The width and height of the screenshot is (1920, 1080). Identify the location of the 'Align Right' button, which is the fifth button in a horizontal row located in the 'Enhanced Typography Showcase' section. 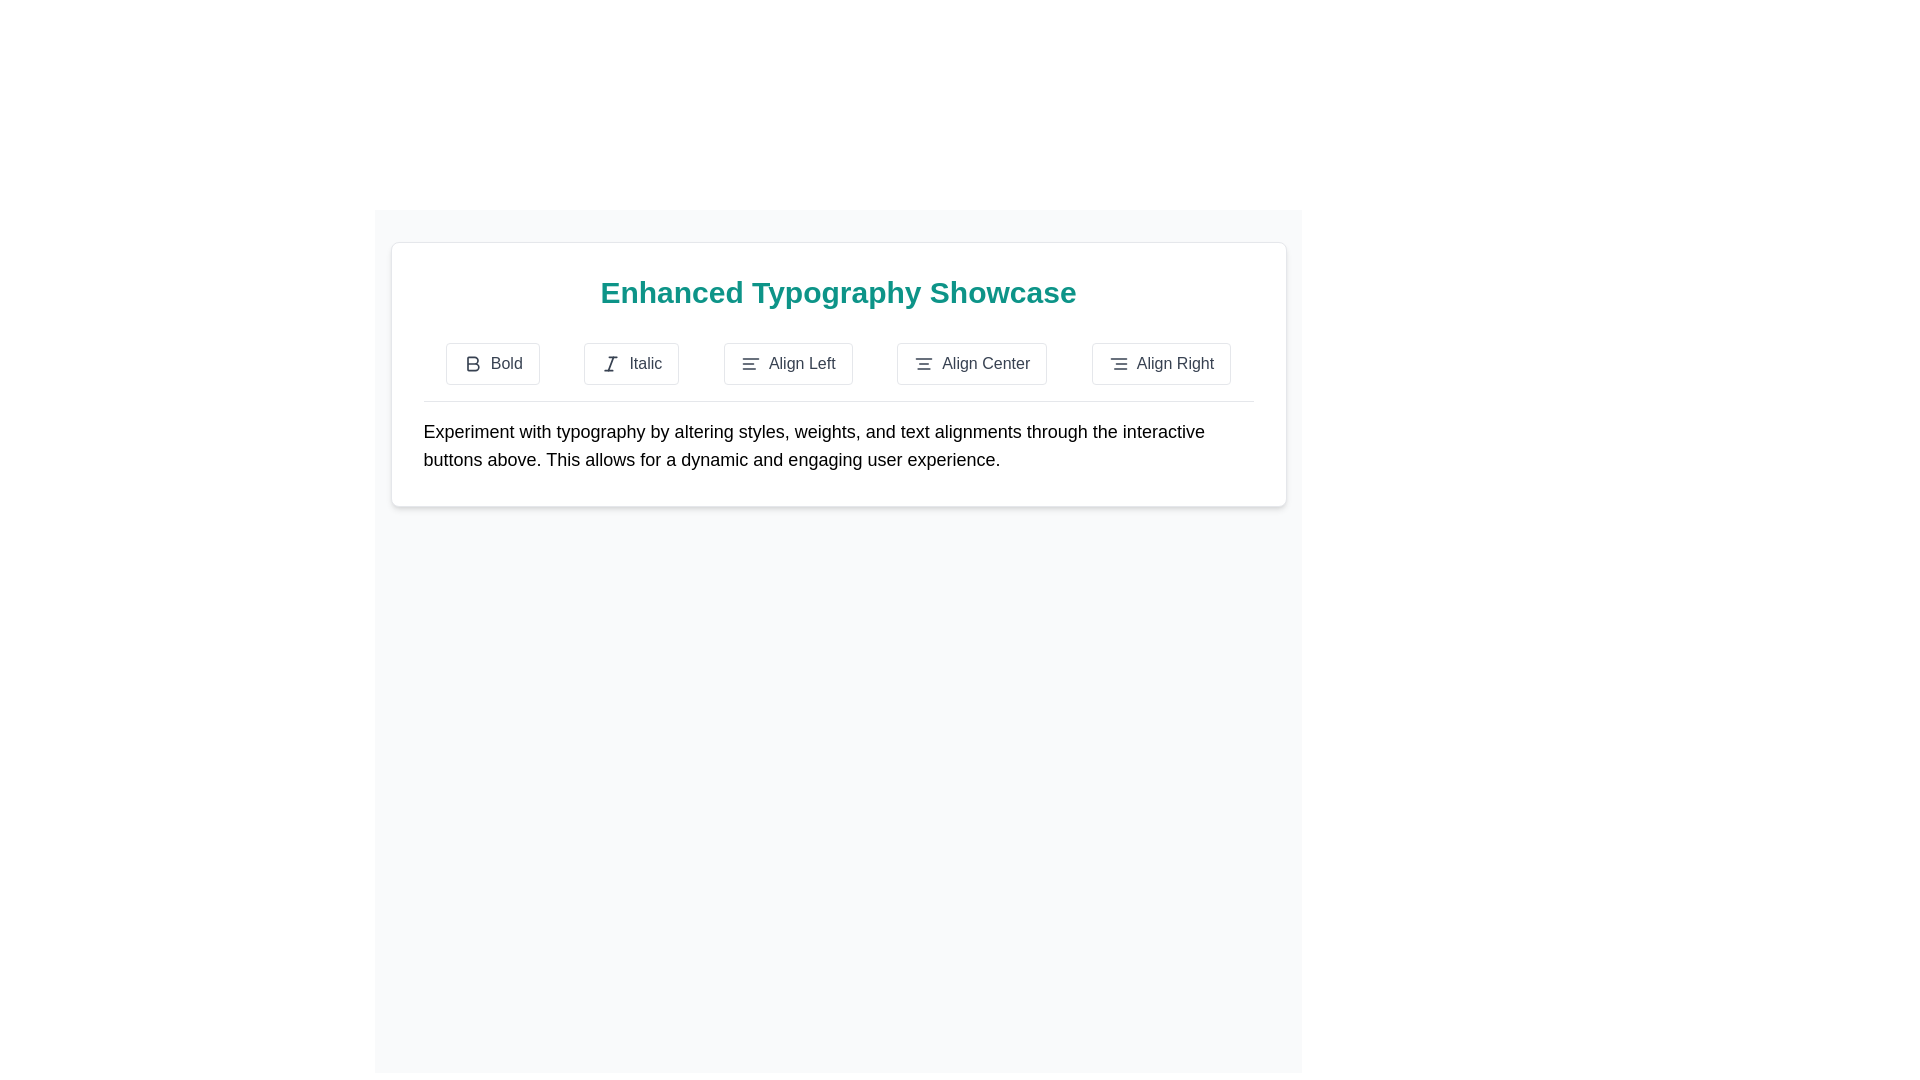
(1161, 363).